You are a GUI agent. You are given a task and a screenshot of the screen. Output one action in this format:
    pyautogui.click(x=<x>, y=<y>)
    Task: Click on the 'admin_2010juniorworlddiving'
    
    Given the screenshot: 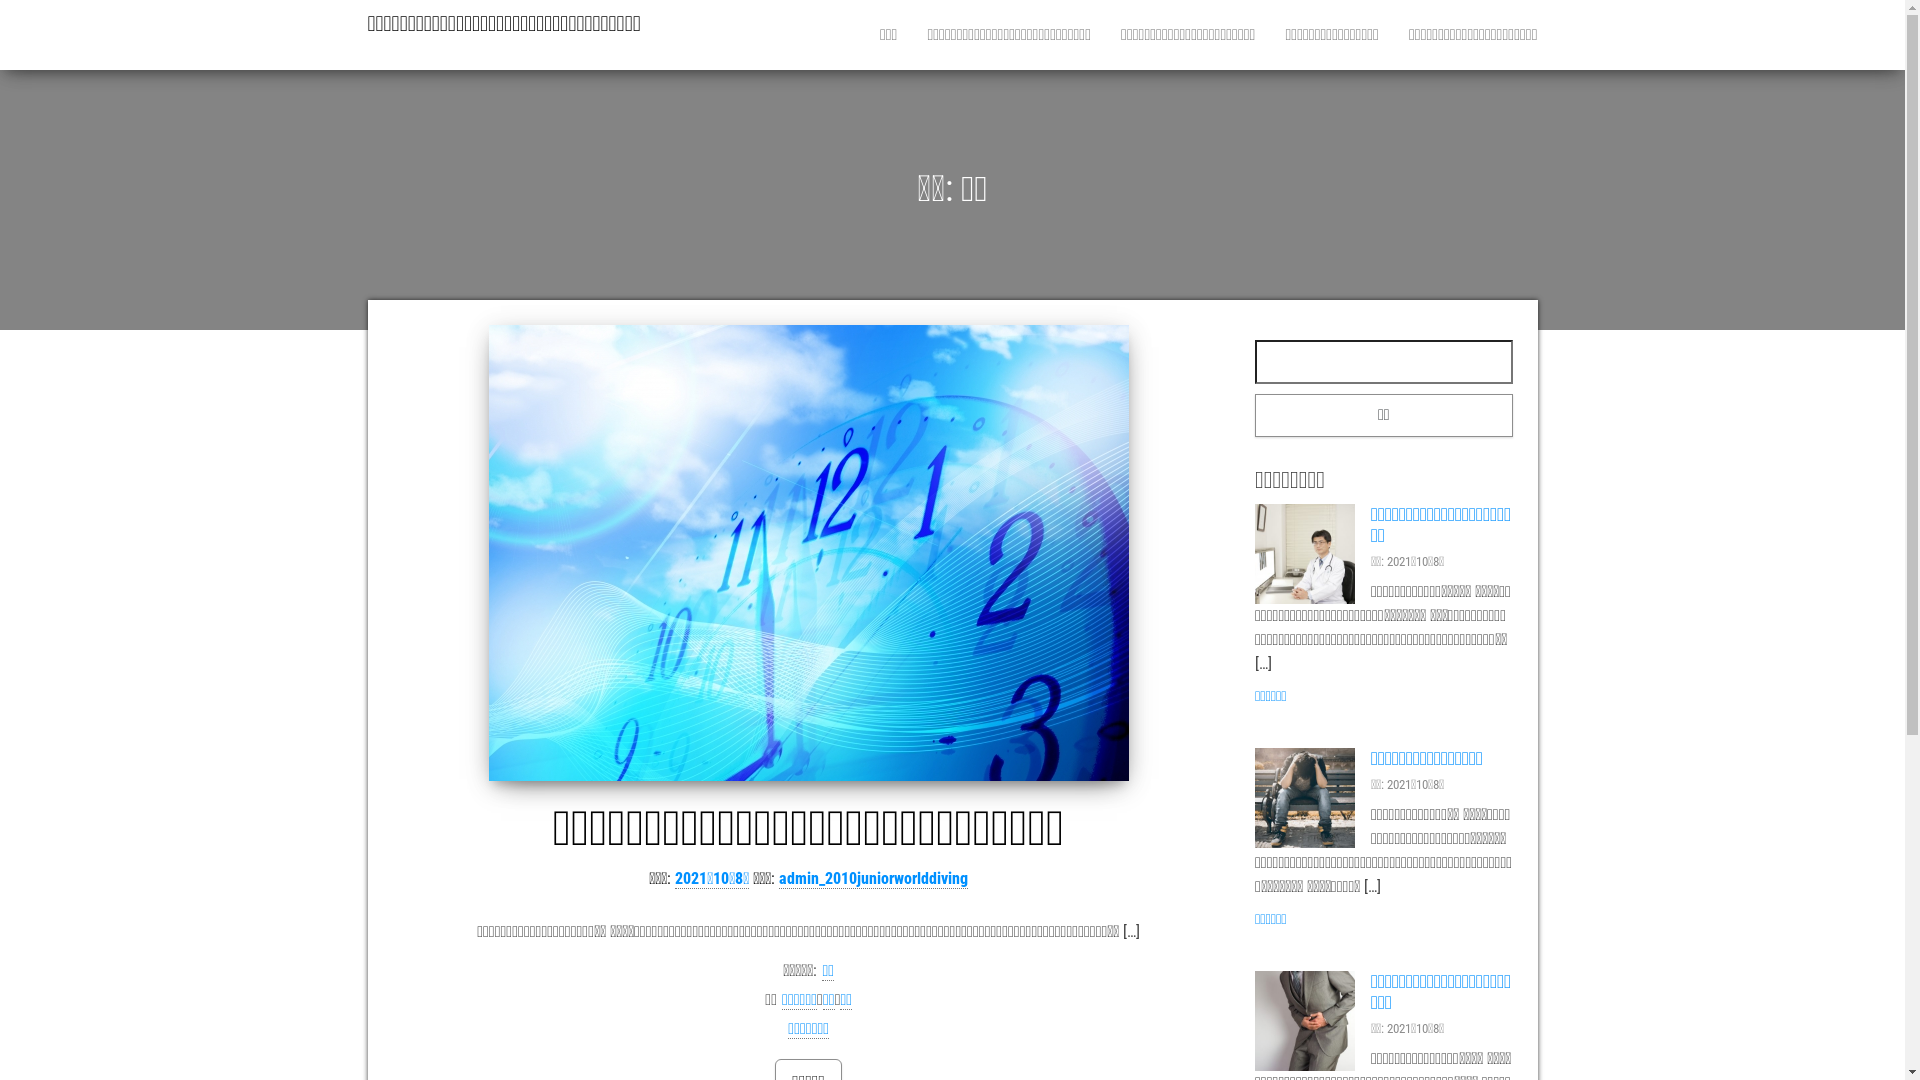 What is the action you would take?
    pyautogui.click(x=873, y=878)
    